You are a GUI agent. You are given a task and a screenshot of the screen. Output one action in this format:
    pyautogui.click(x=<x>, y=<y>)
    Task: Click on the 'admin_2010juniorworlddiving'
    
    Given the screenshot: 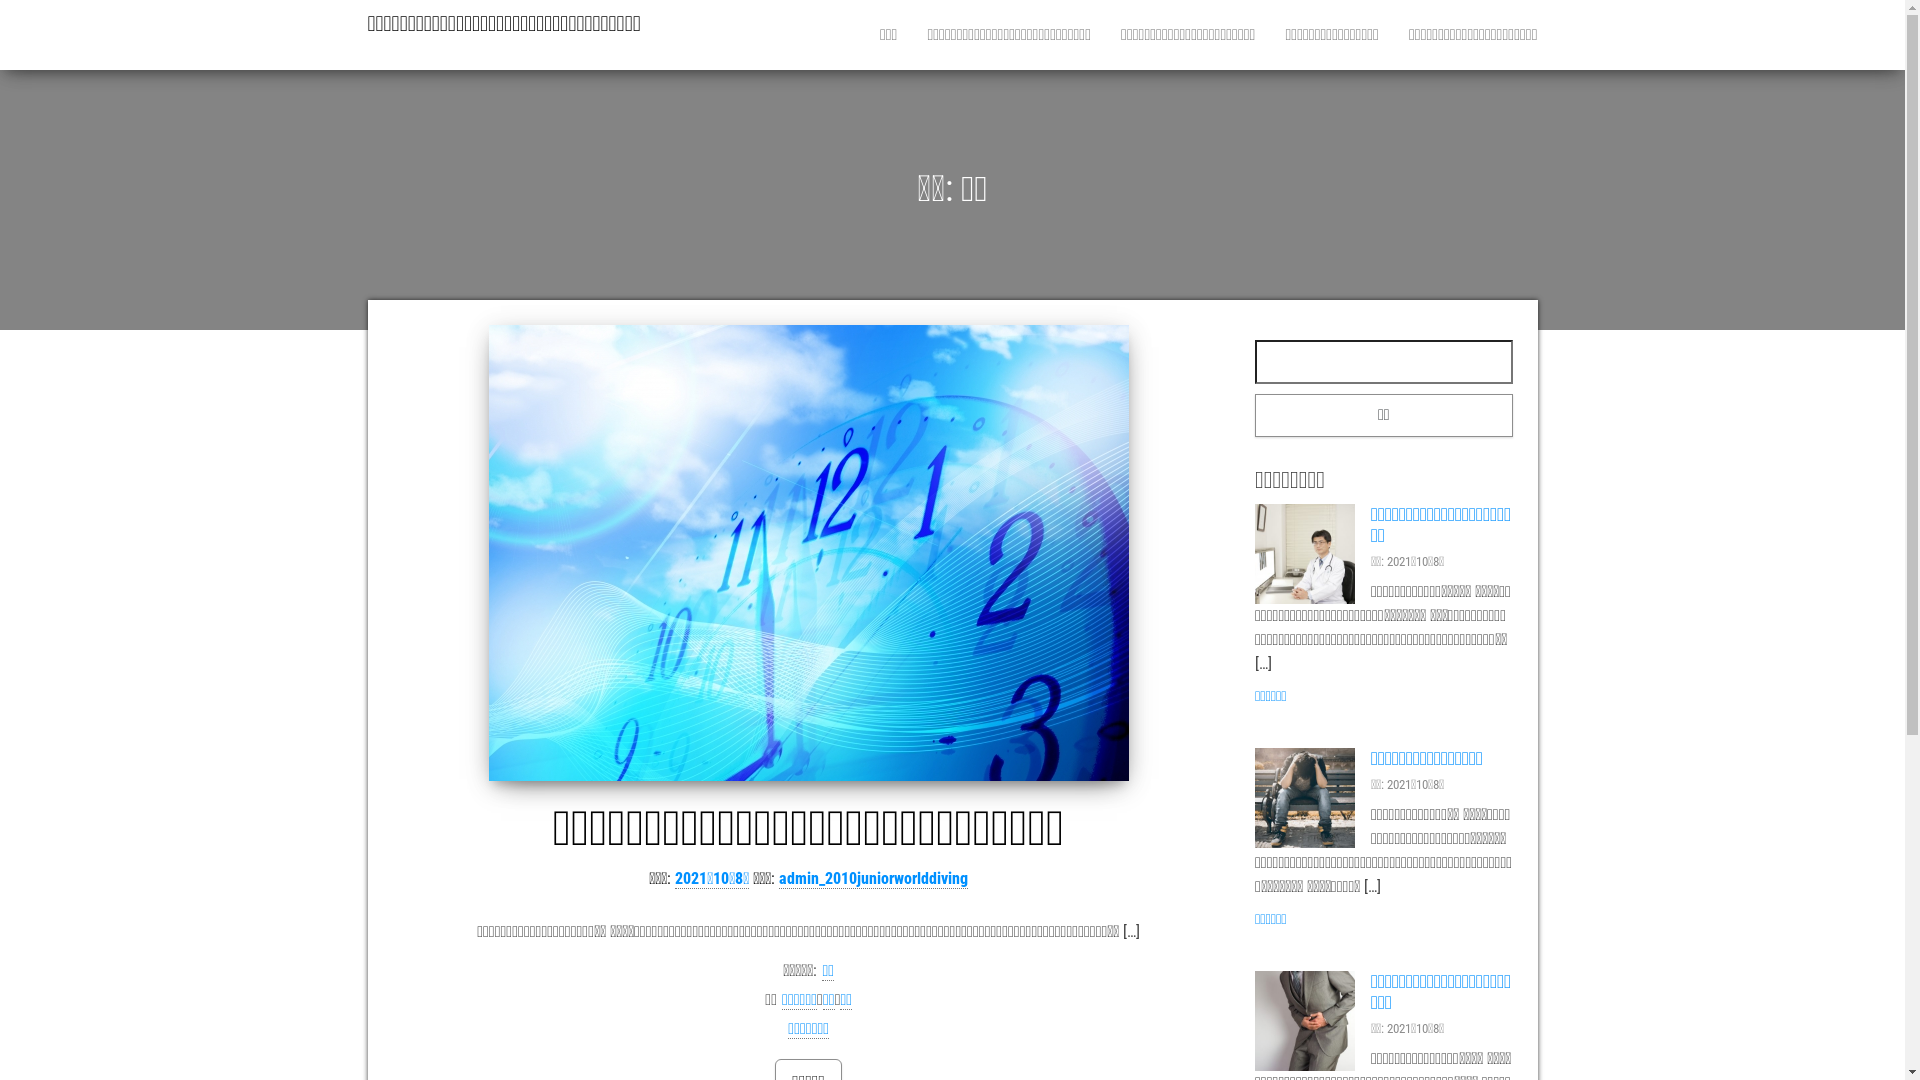 What is the action you would take?
    pyautogui.click(x=873, y=878)
    